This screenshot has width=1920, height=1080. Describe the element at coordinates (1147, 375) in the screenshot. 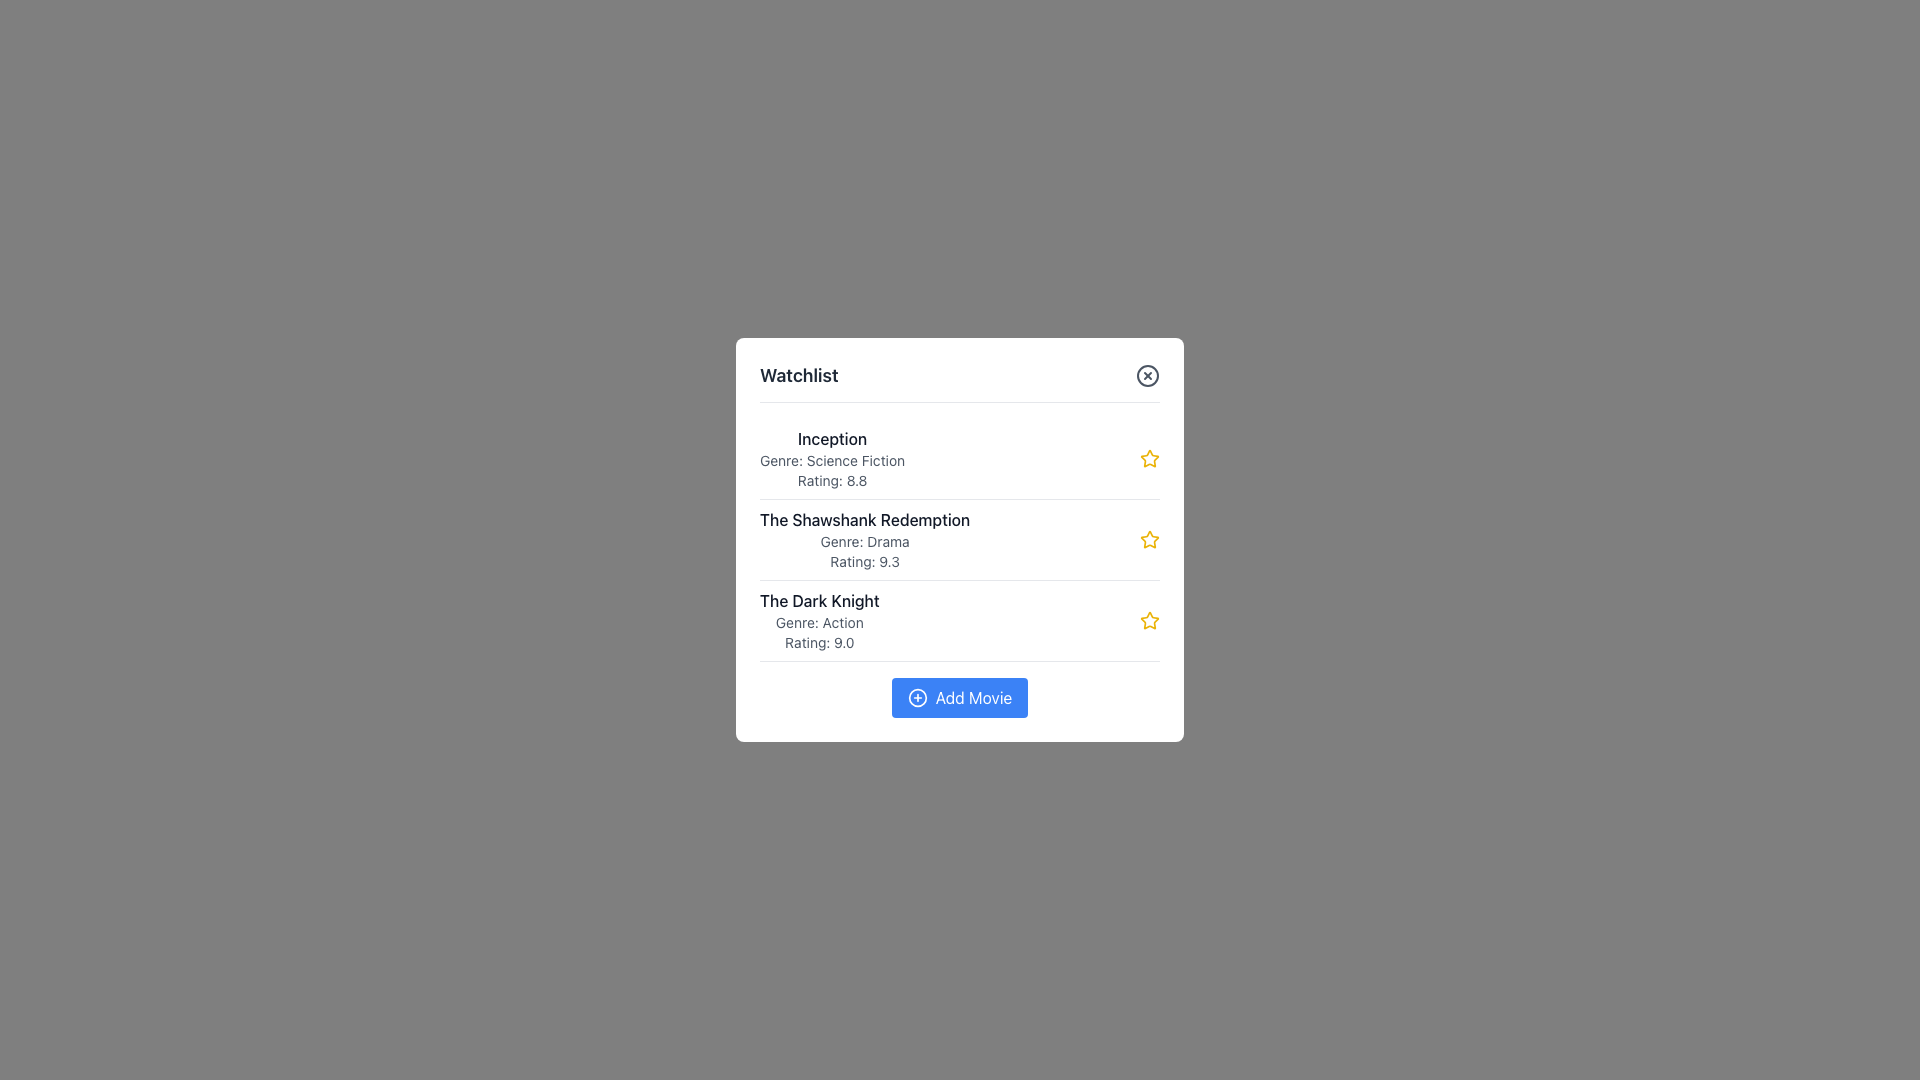

I see `the close button represented by a circular SVG shape located in the top-right corner of the modal dialog containing the watchlist` at that location.